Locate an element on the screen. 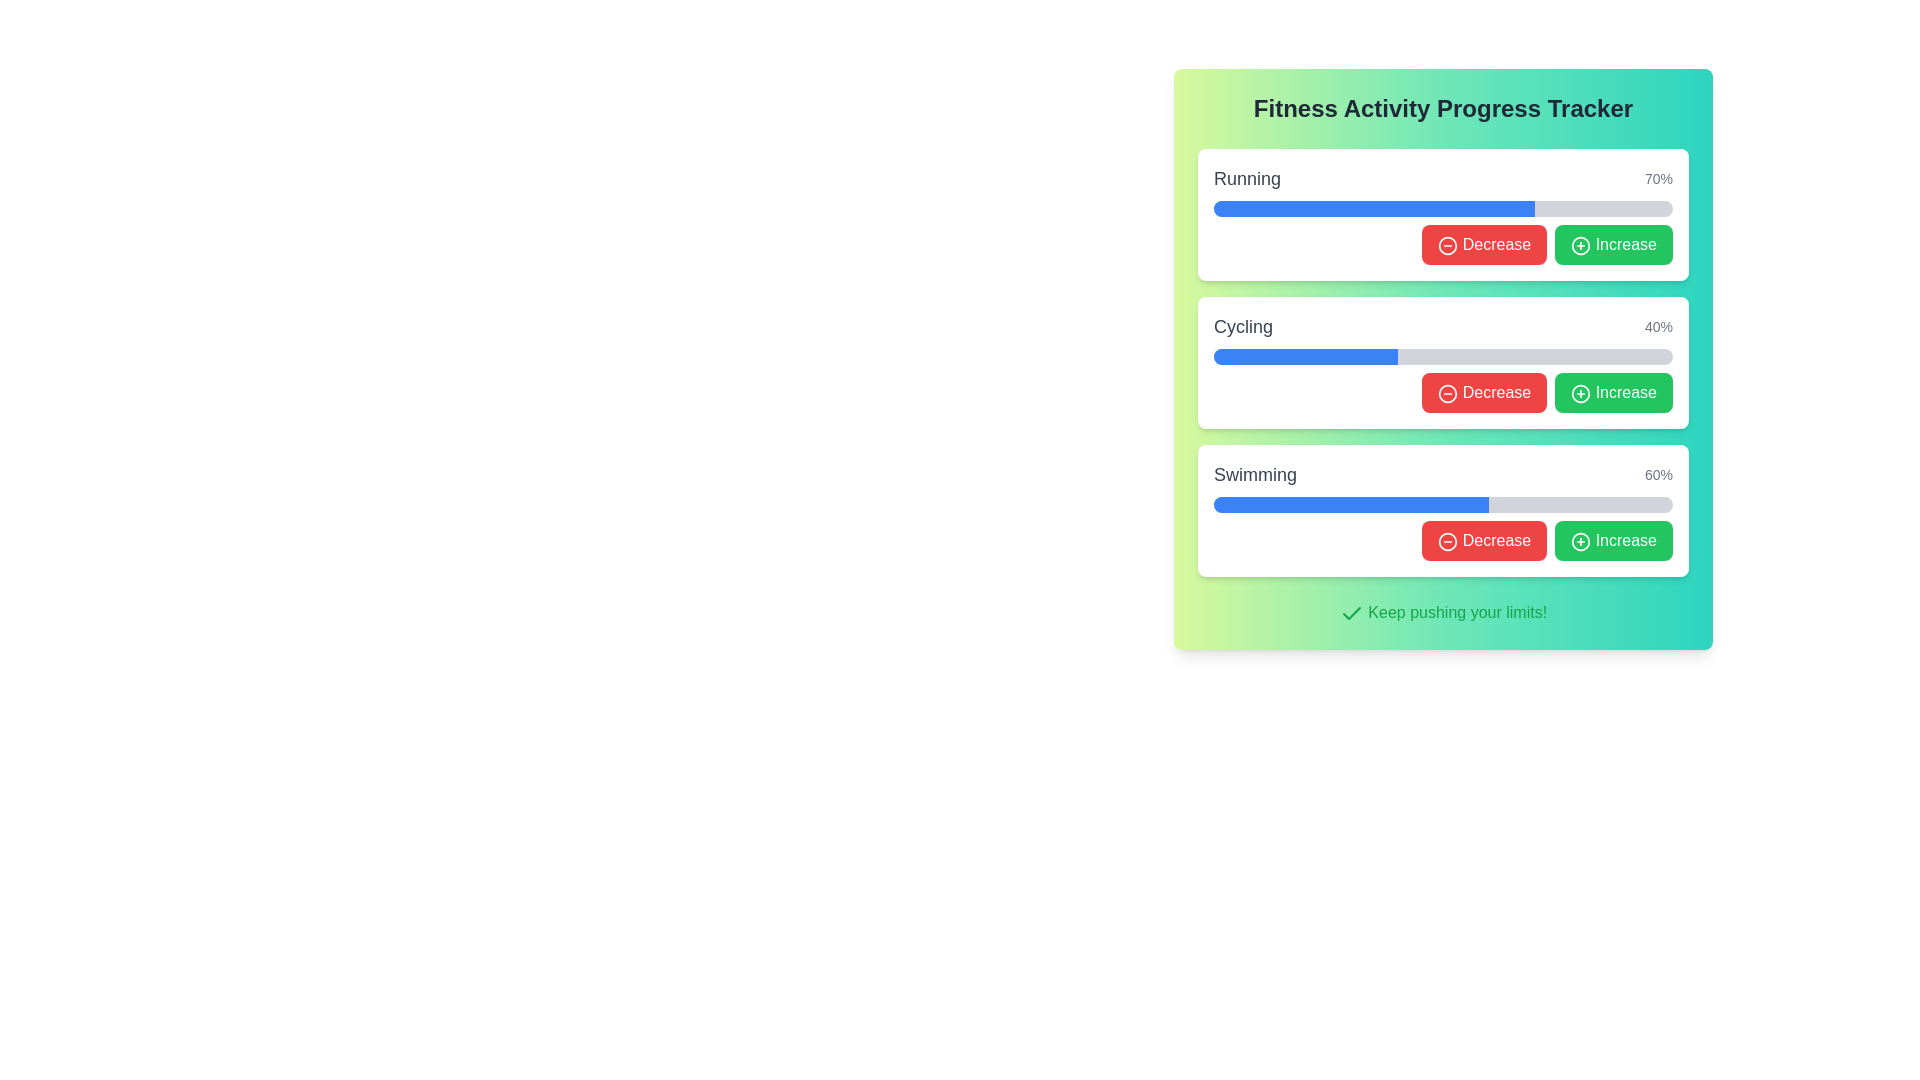 Image resolution: width=1920 pixels, height=1080 pixels. the progress for cycling activity is located at coordinates (1388, 356).